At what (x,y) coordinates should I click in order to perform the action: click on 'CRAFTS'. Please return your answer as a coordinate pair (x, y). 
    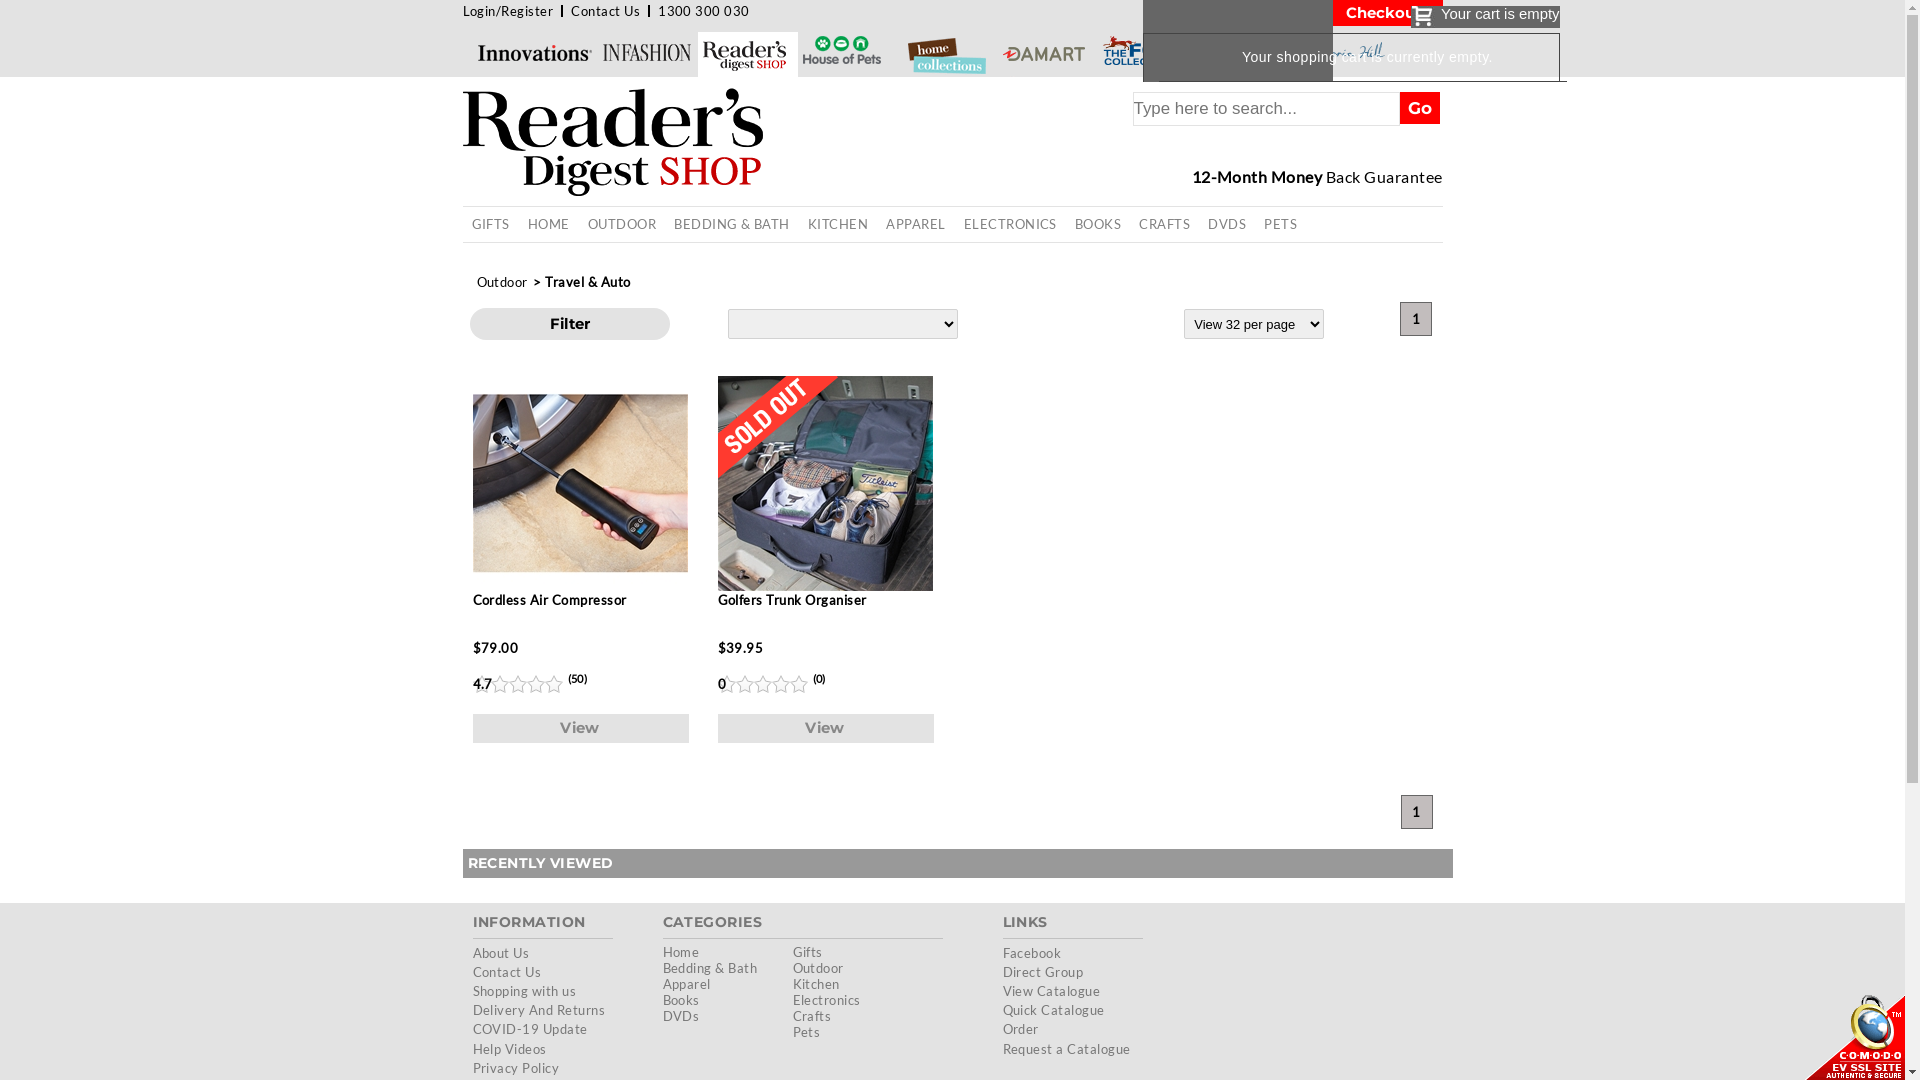
    Looking at the image, I should click on (1129, 224).